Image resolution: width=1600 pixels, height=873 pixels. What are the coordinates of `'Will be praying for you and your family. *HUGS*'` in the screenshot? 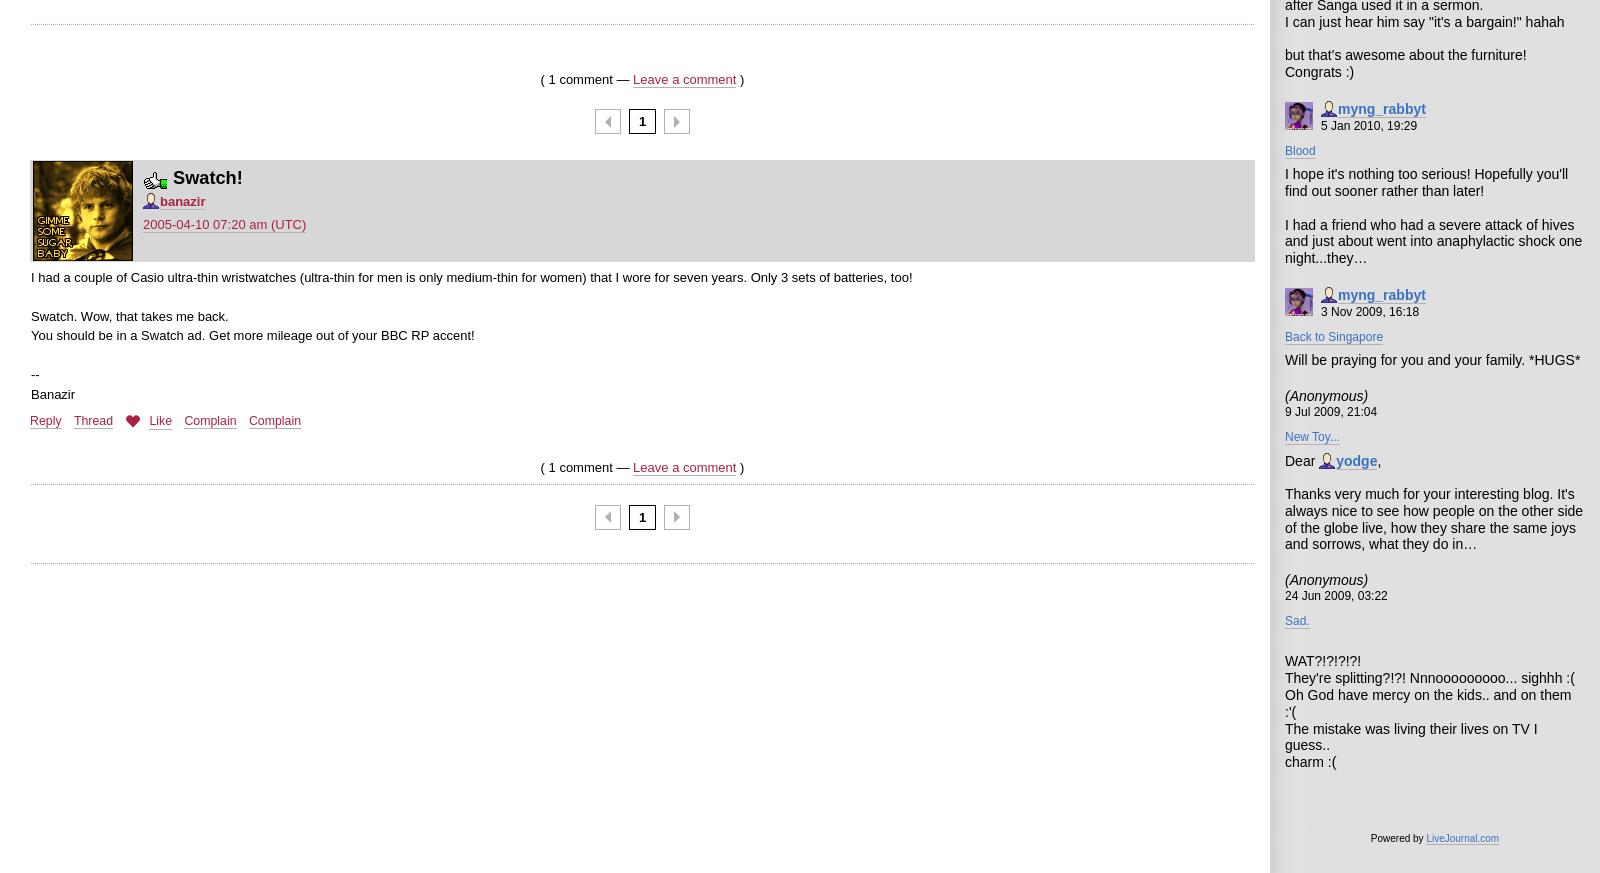 It's located at (1432, 359).